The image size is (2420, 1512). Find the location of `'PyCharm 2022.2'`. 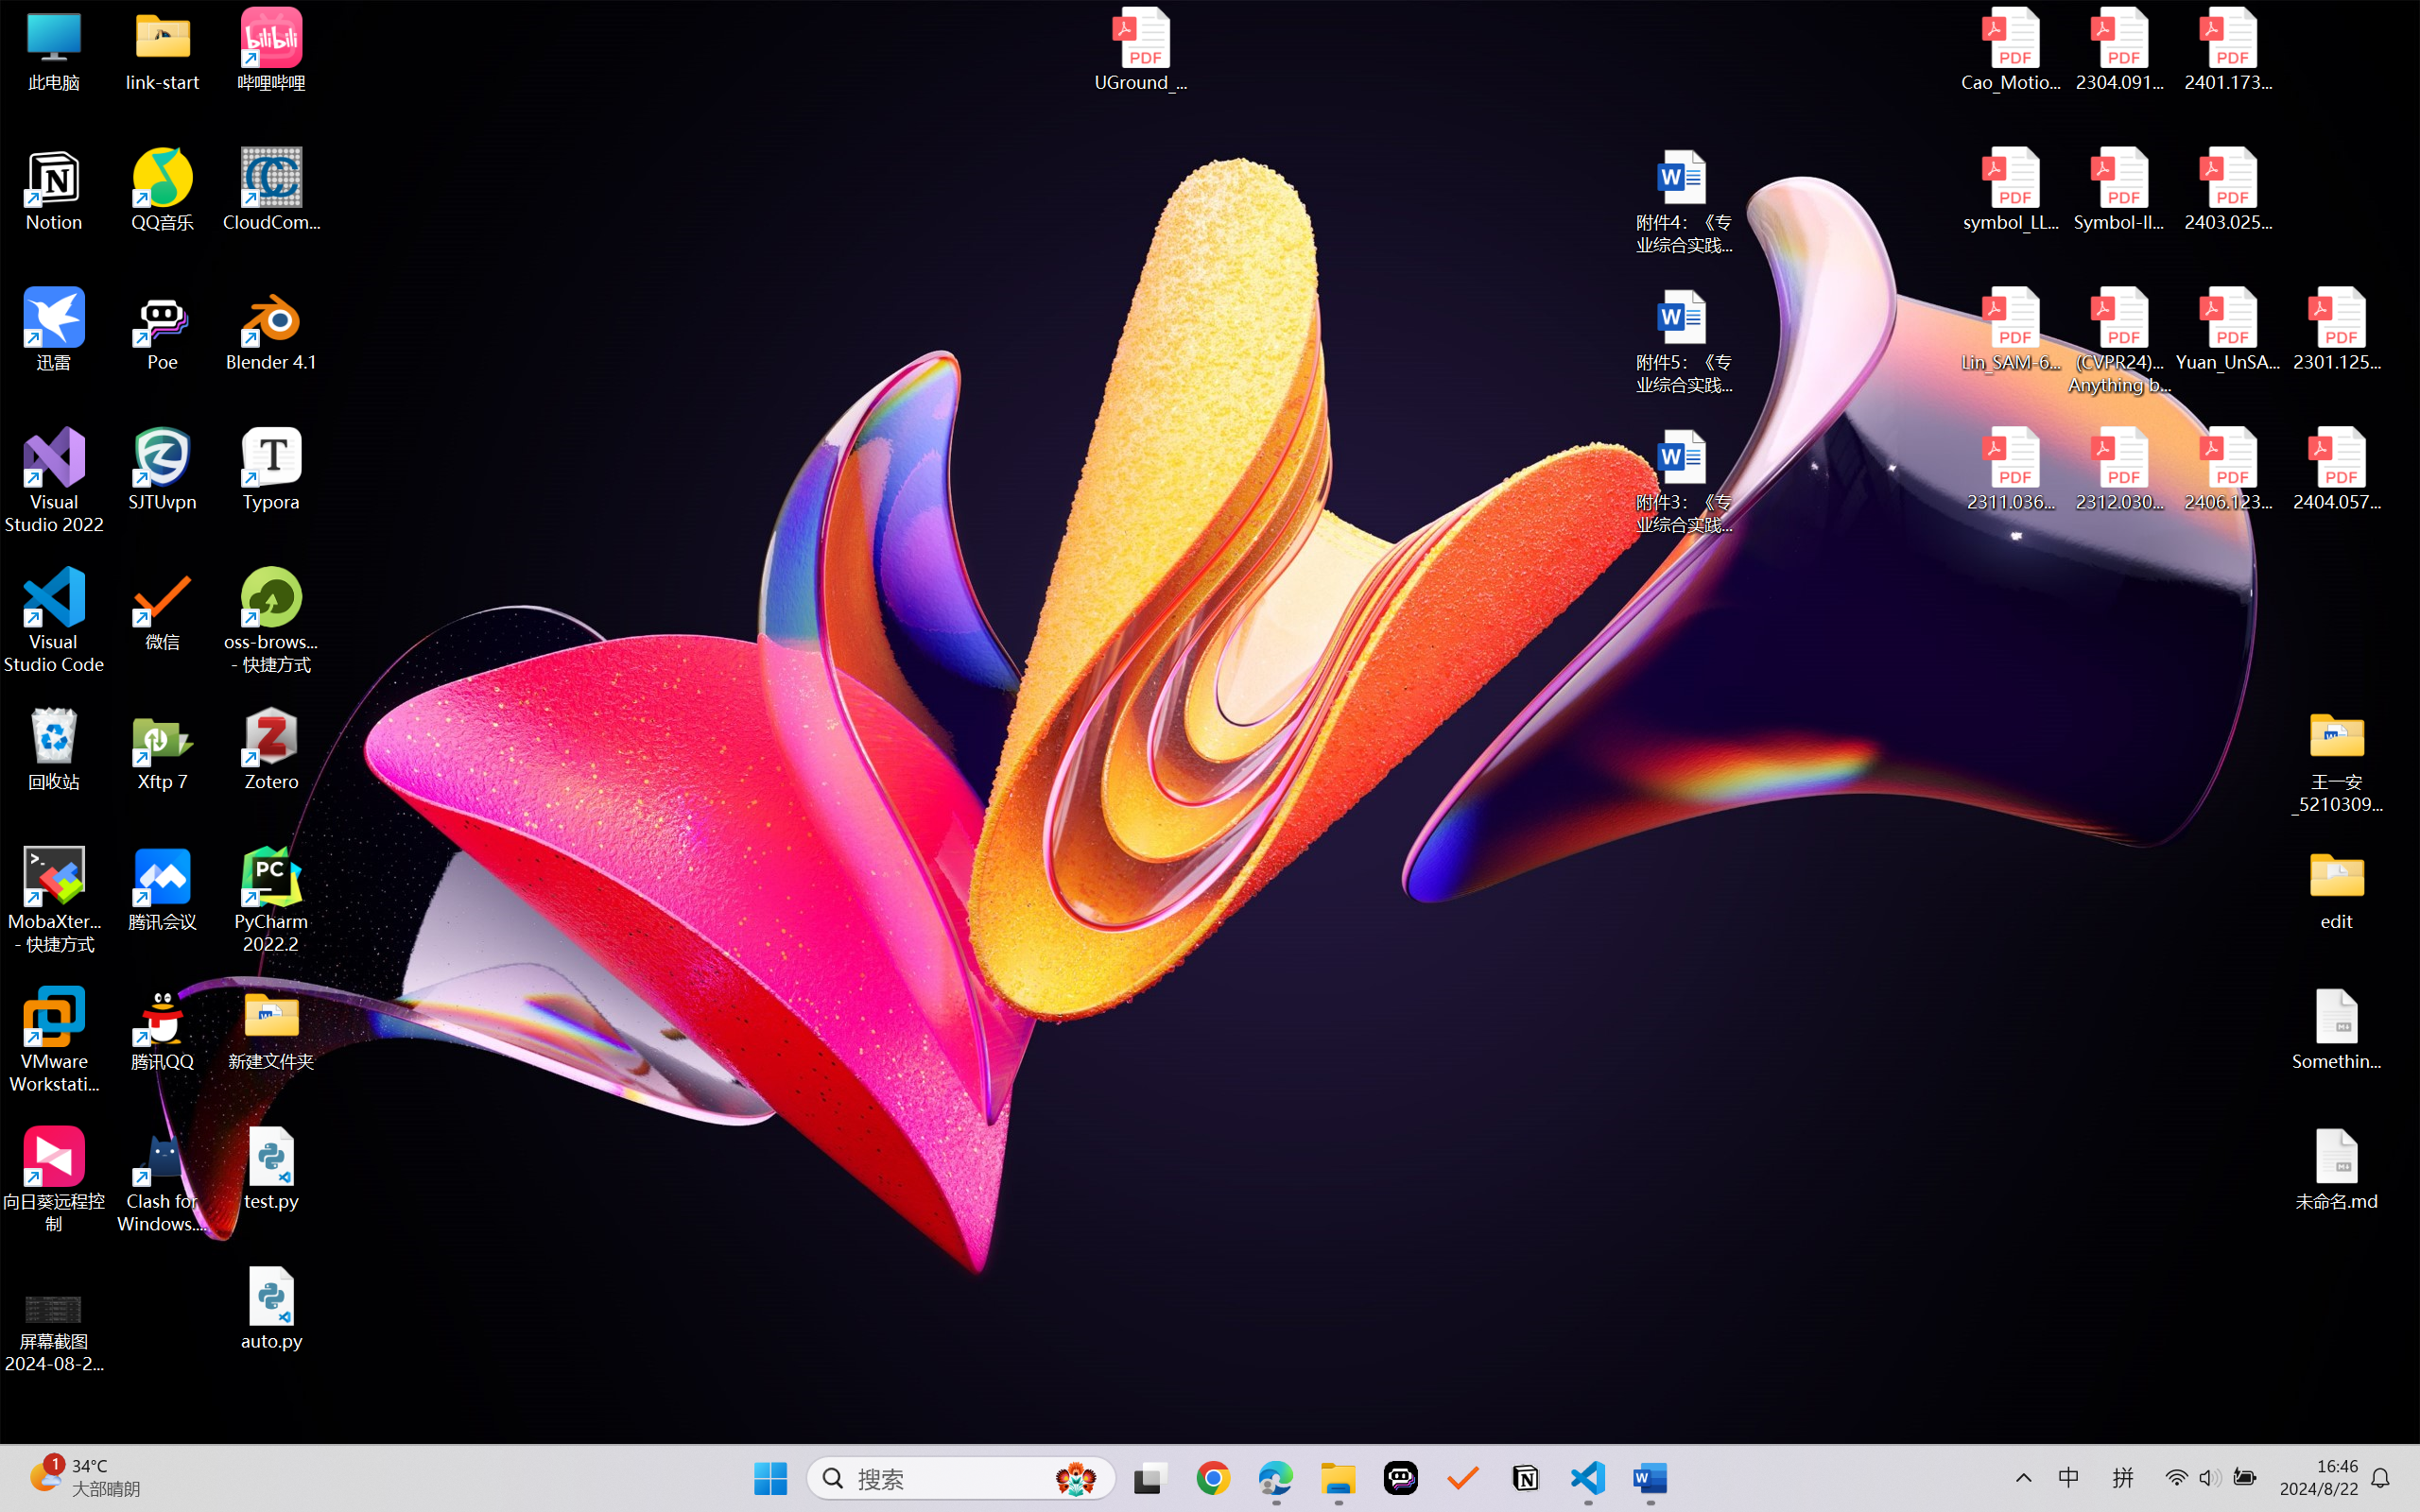

'PyCharm 2022.2' is located at coordinates (271, 900).